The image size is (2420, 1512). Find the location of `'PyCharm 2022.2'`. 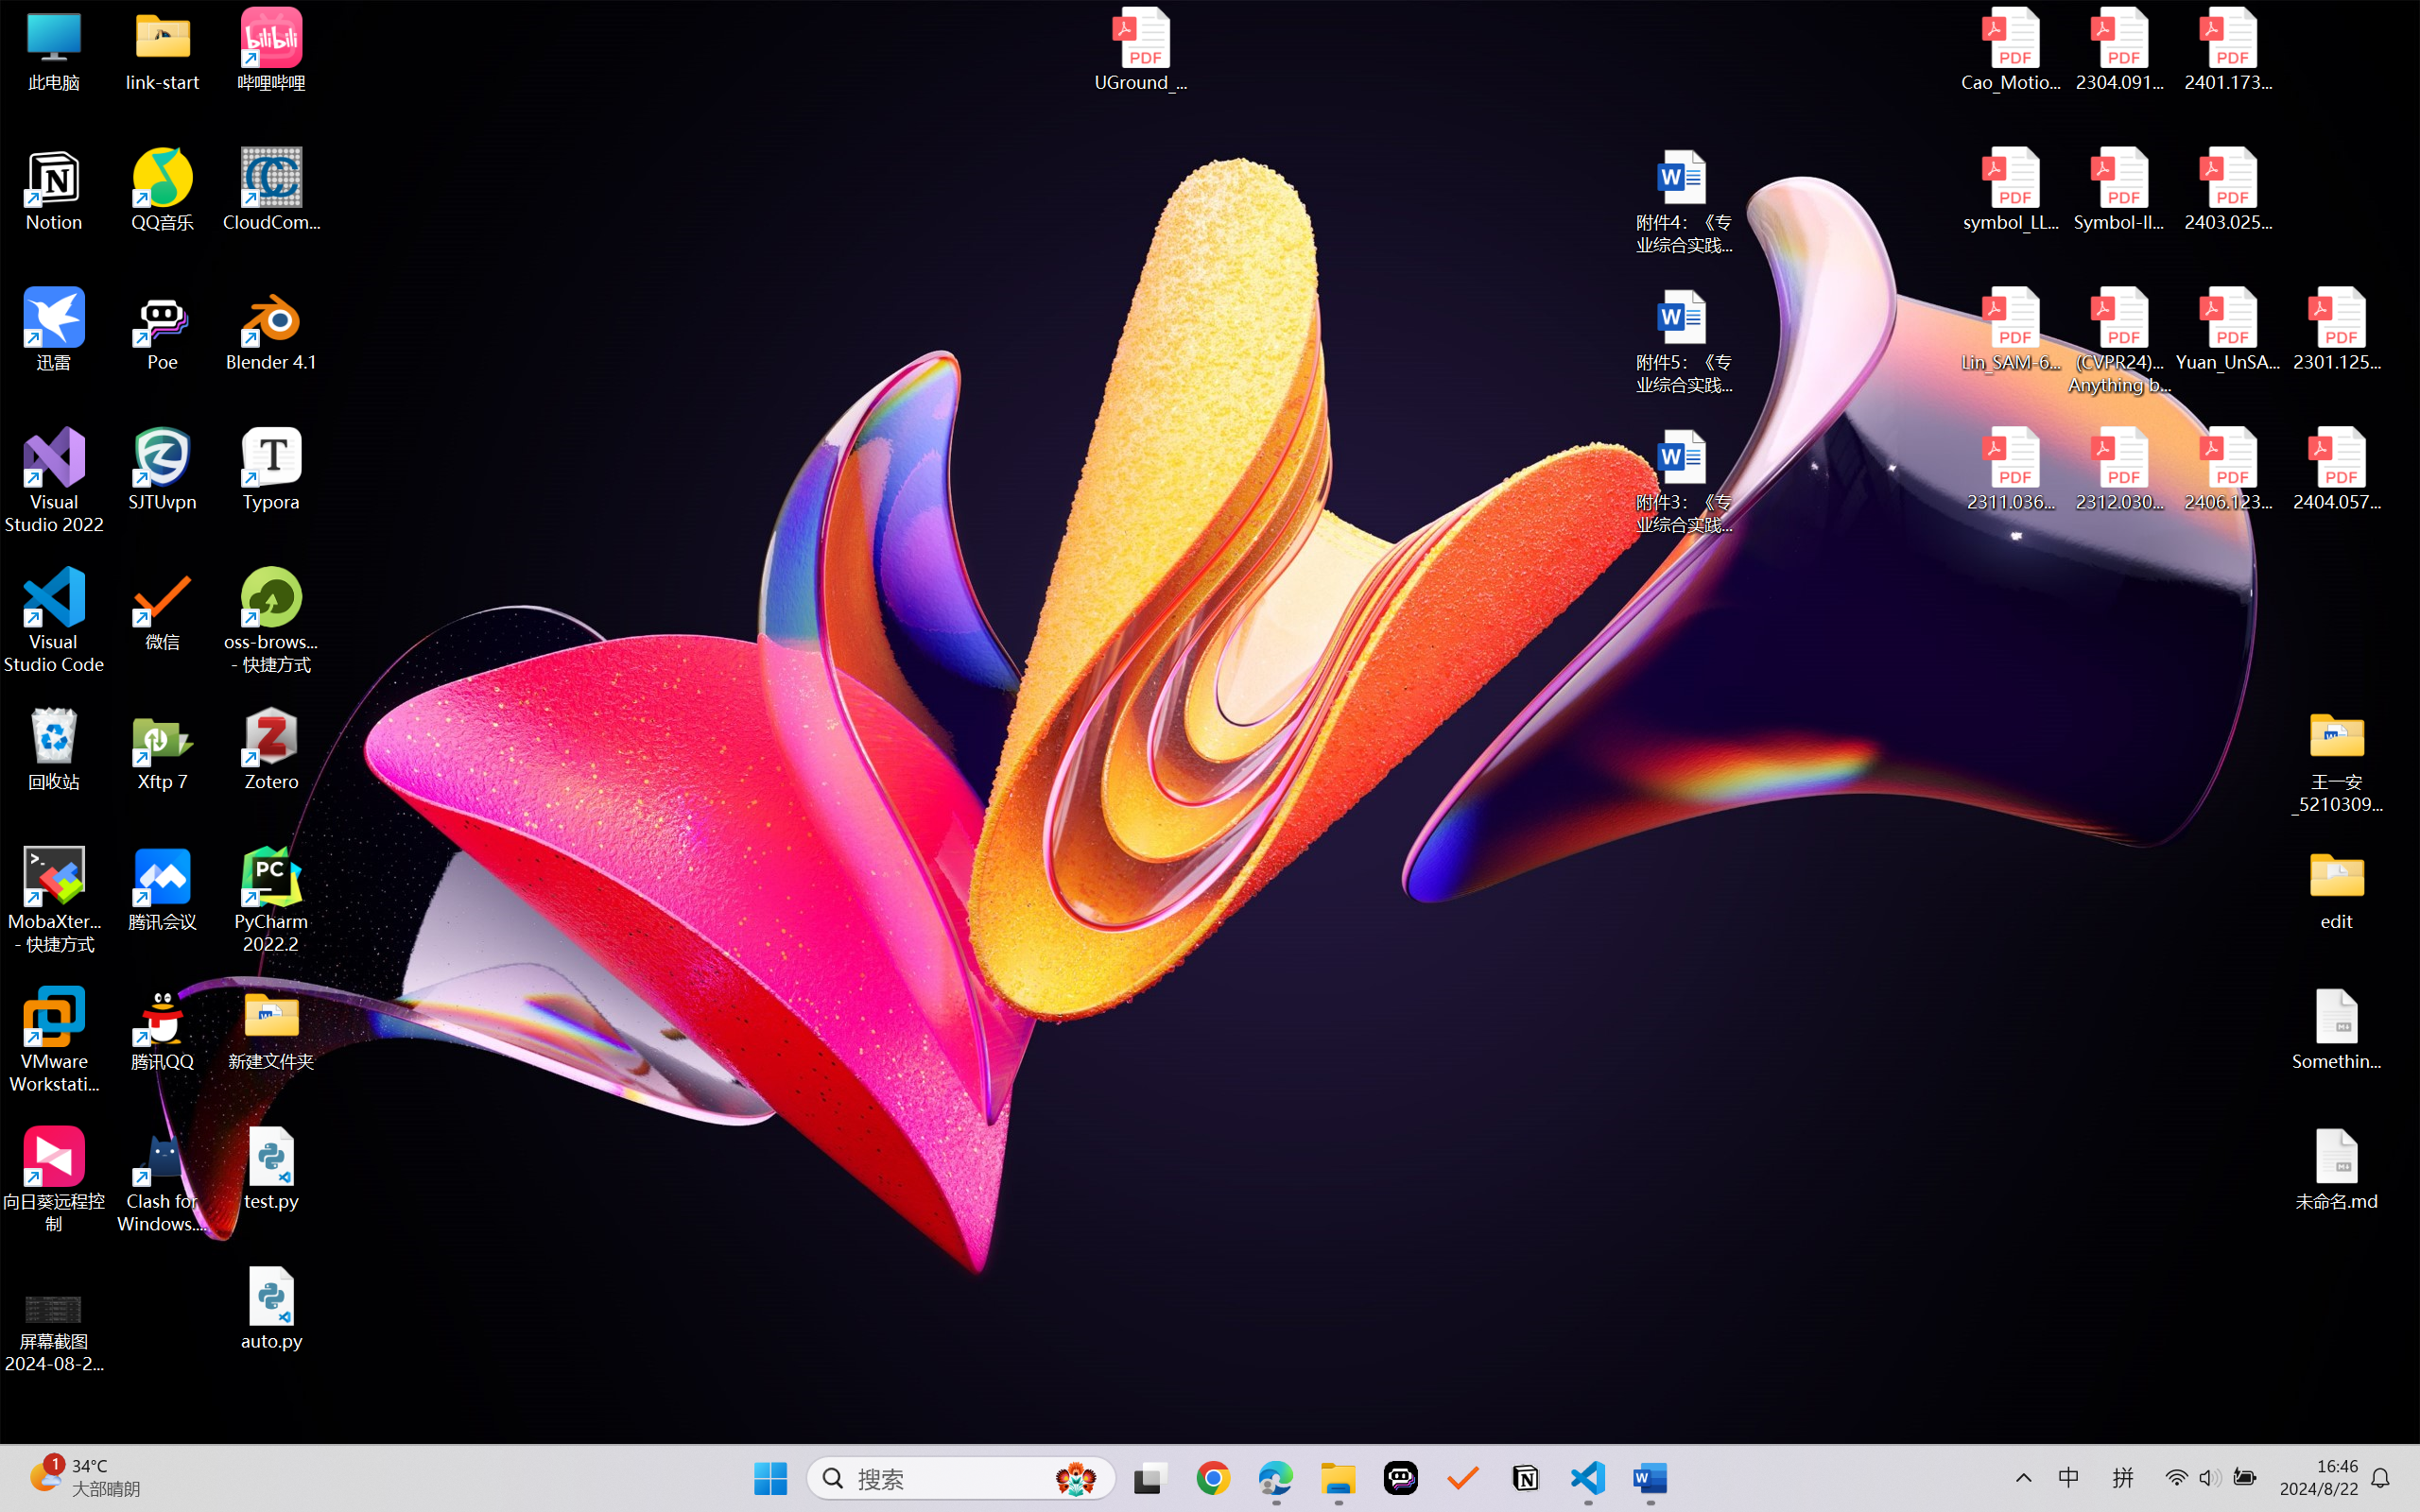

'PyCharm 2022.2' is located at coordinates (271, 900).